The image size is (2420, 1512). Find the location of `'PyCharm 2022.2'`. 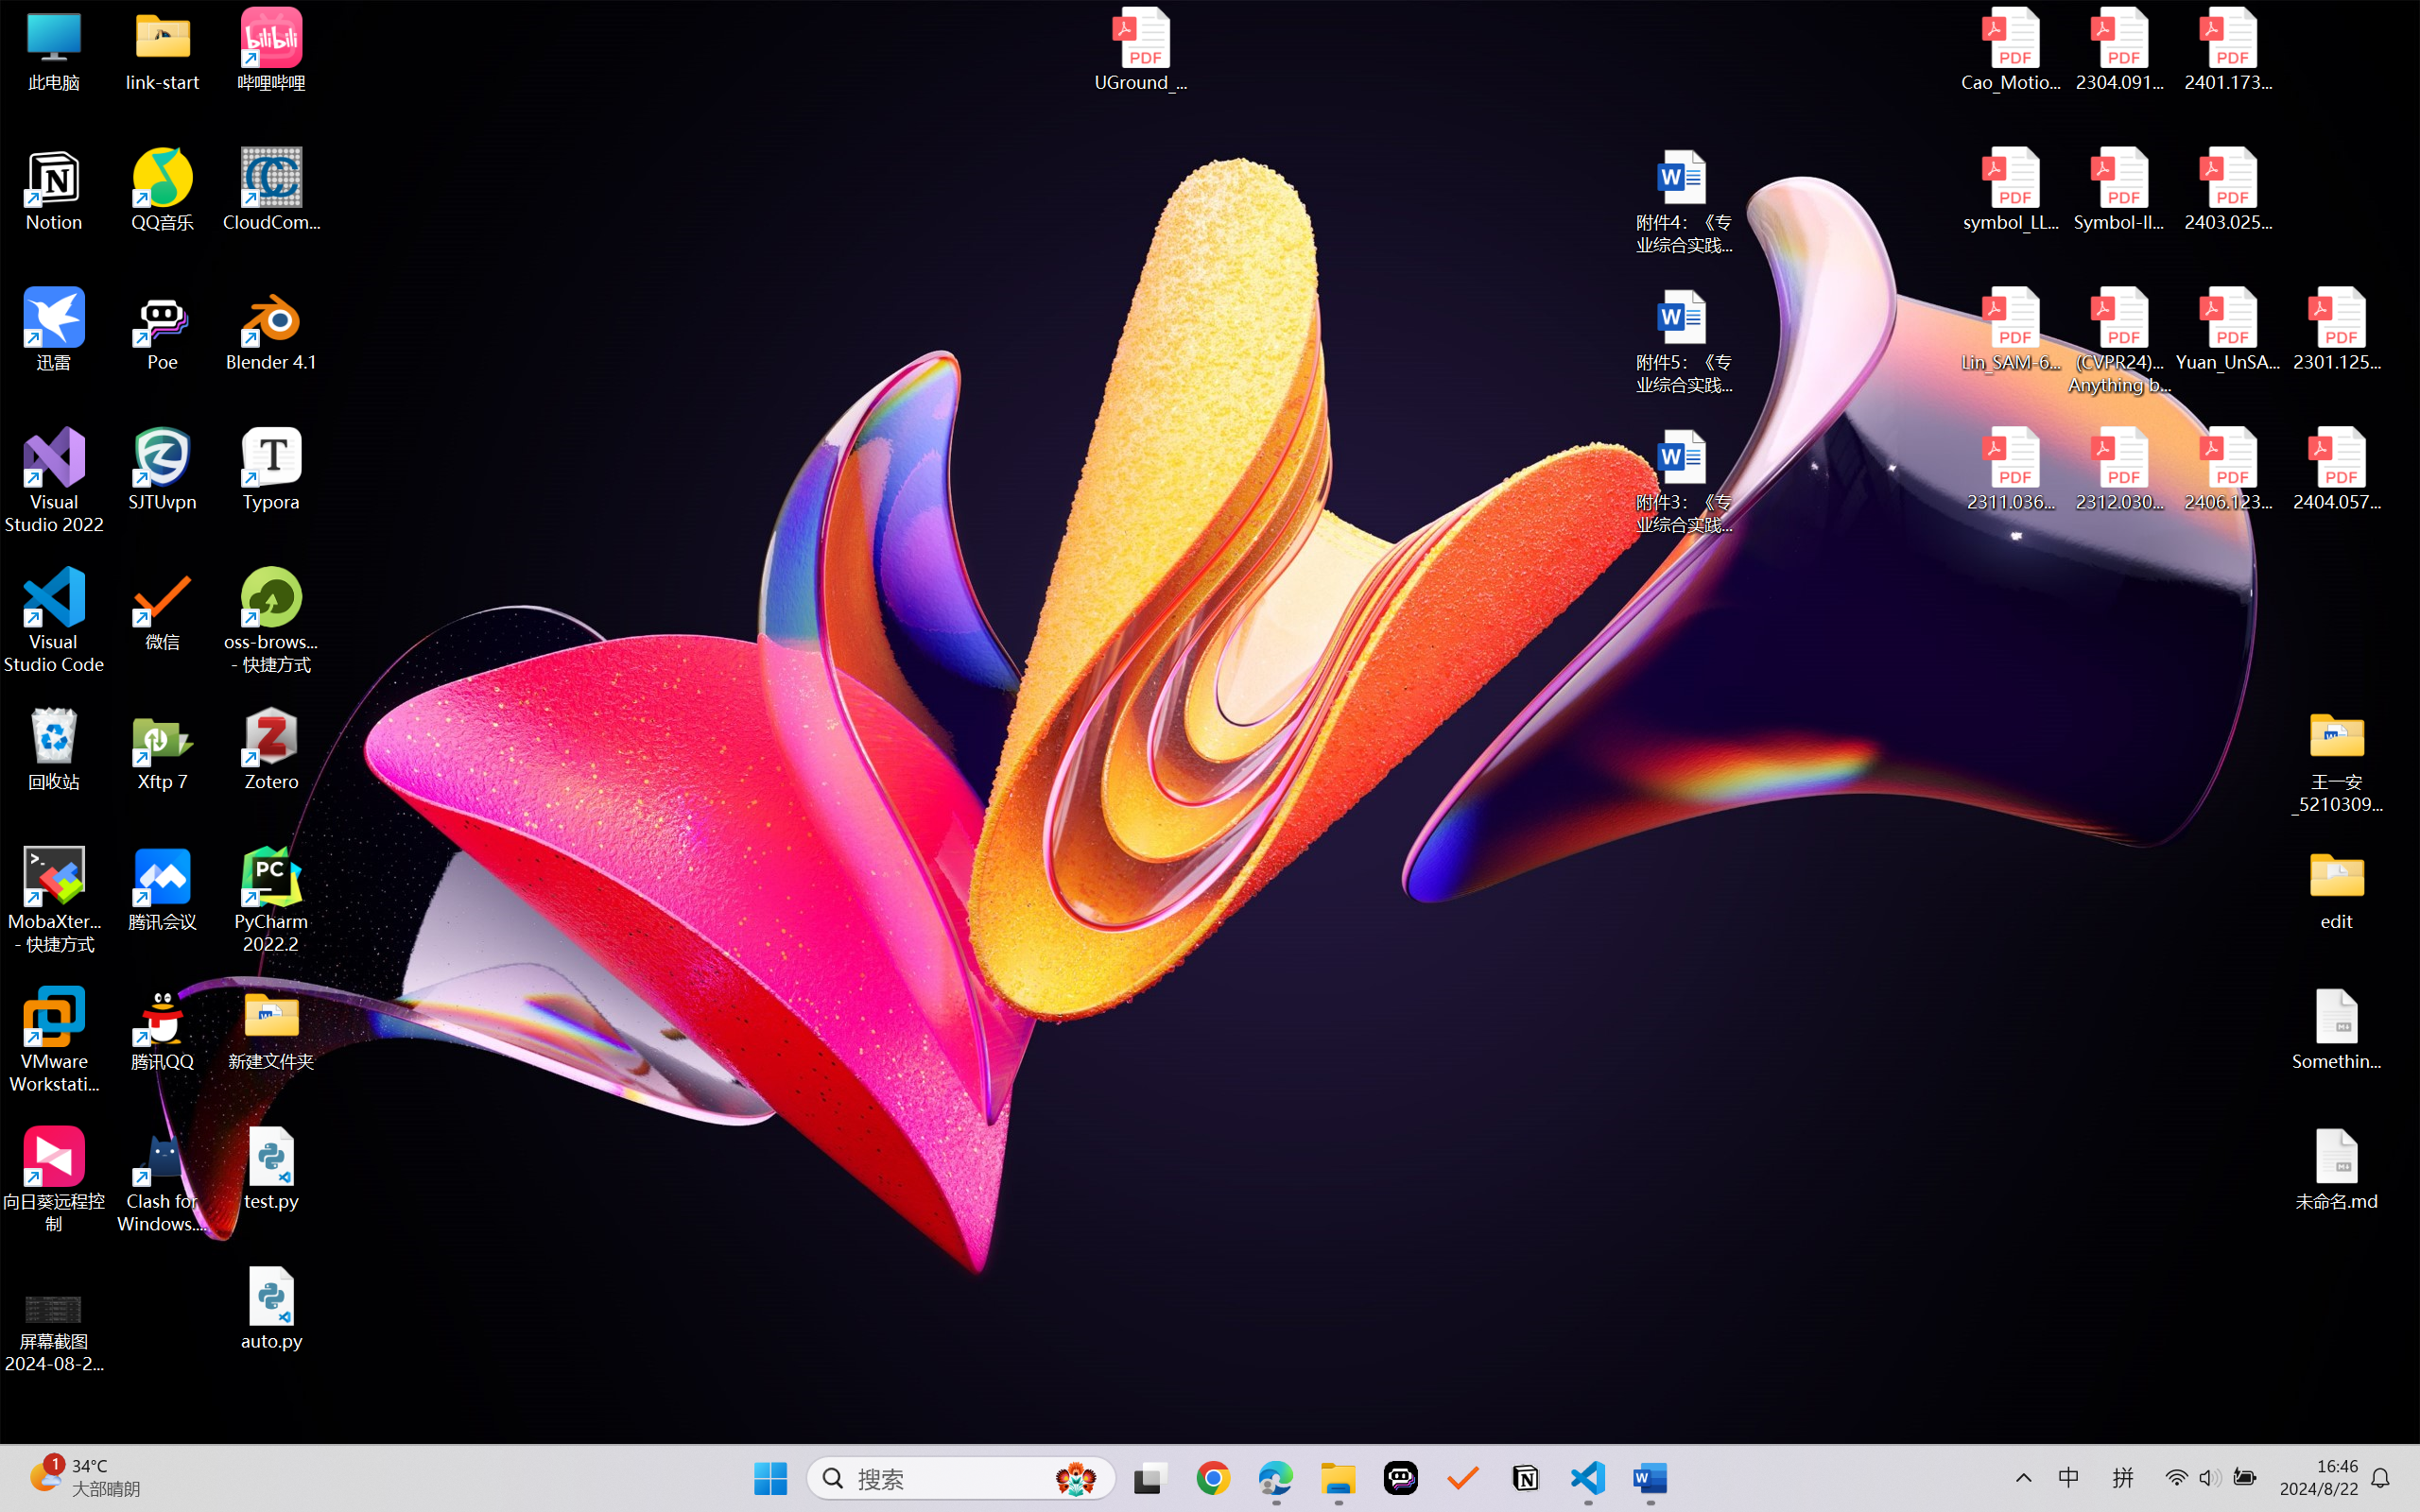

'PyCharm 2022.2' is located at coordinates (271, 900).